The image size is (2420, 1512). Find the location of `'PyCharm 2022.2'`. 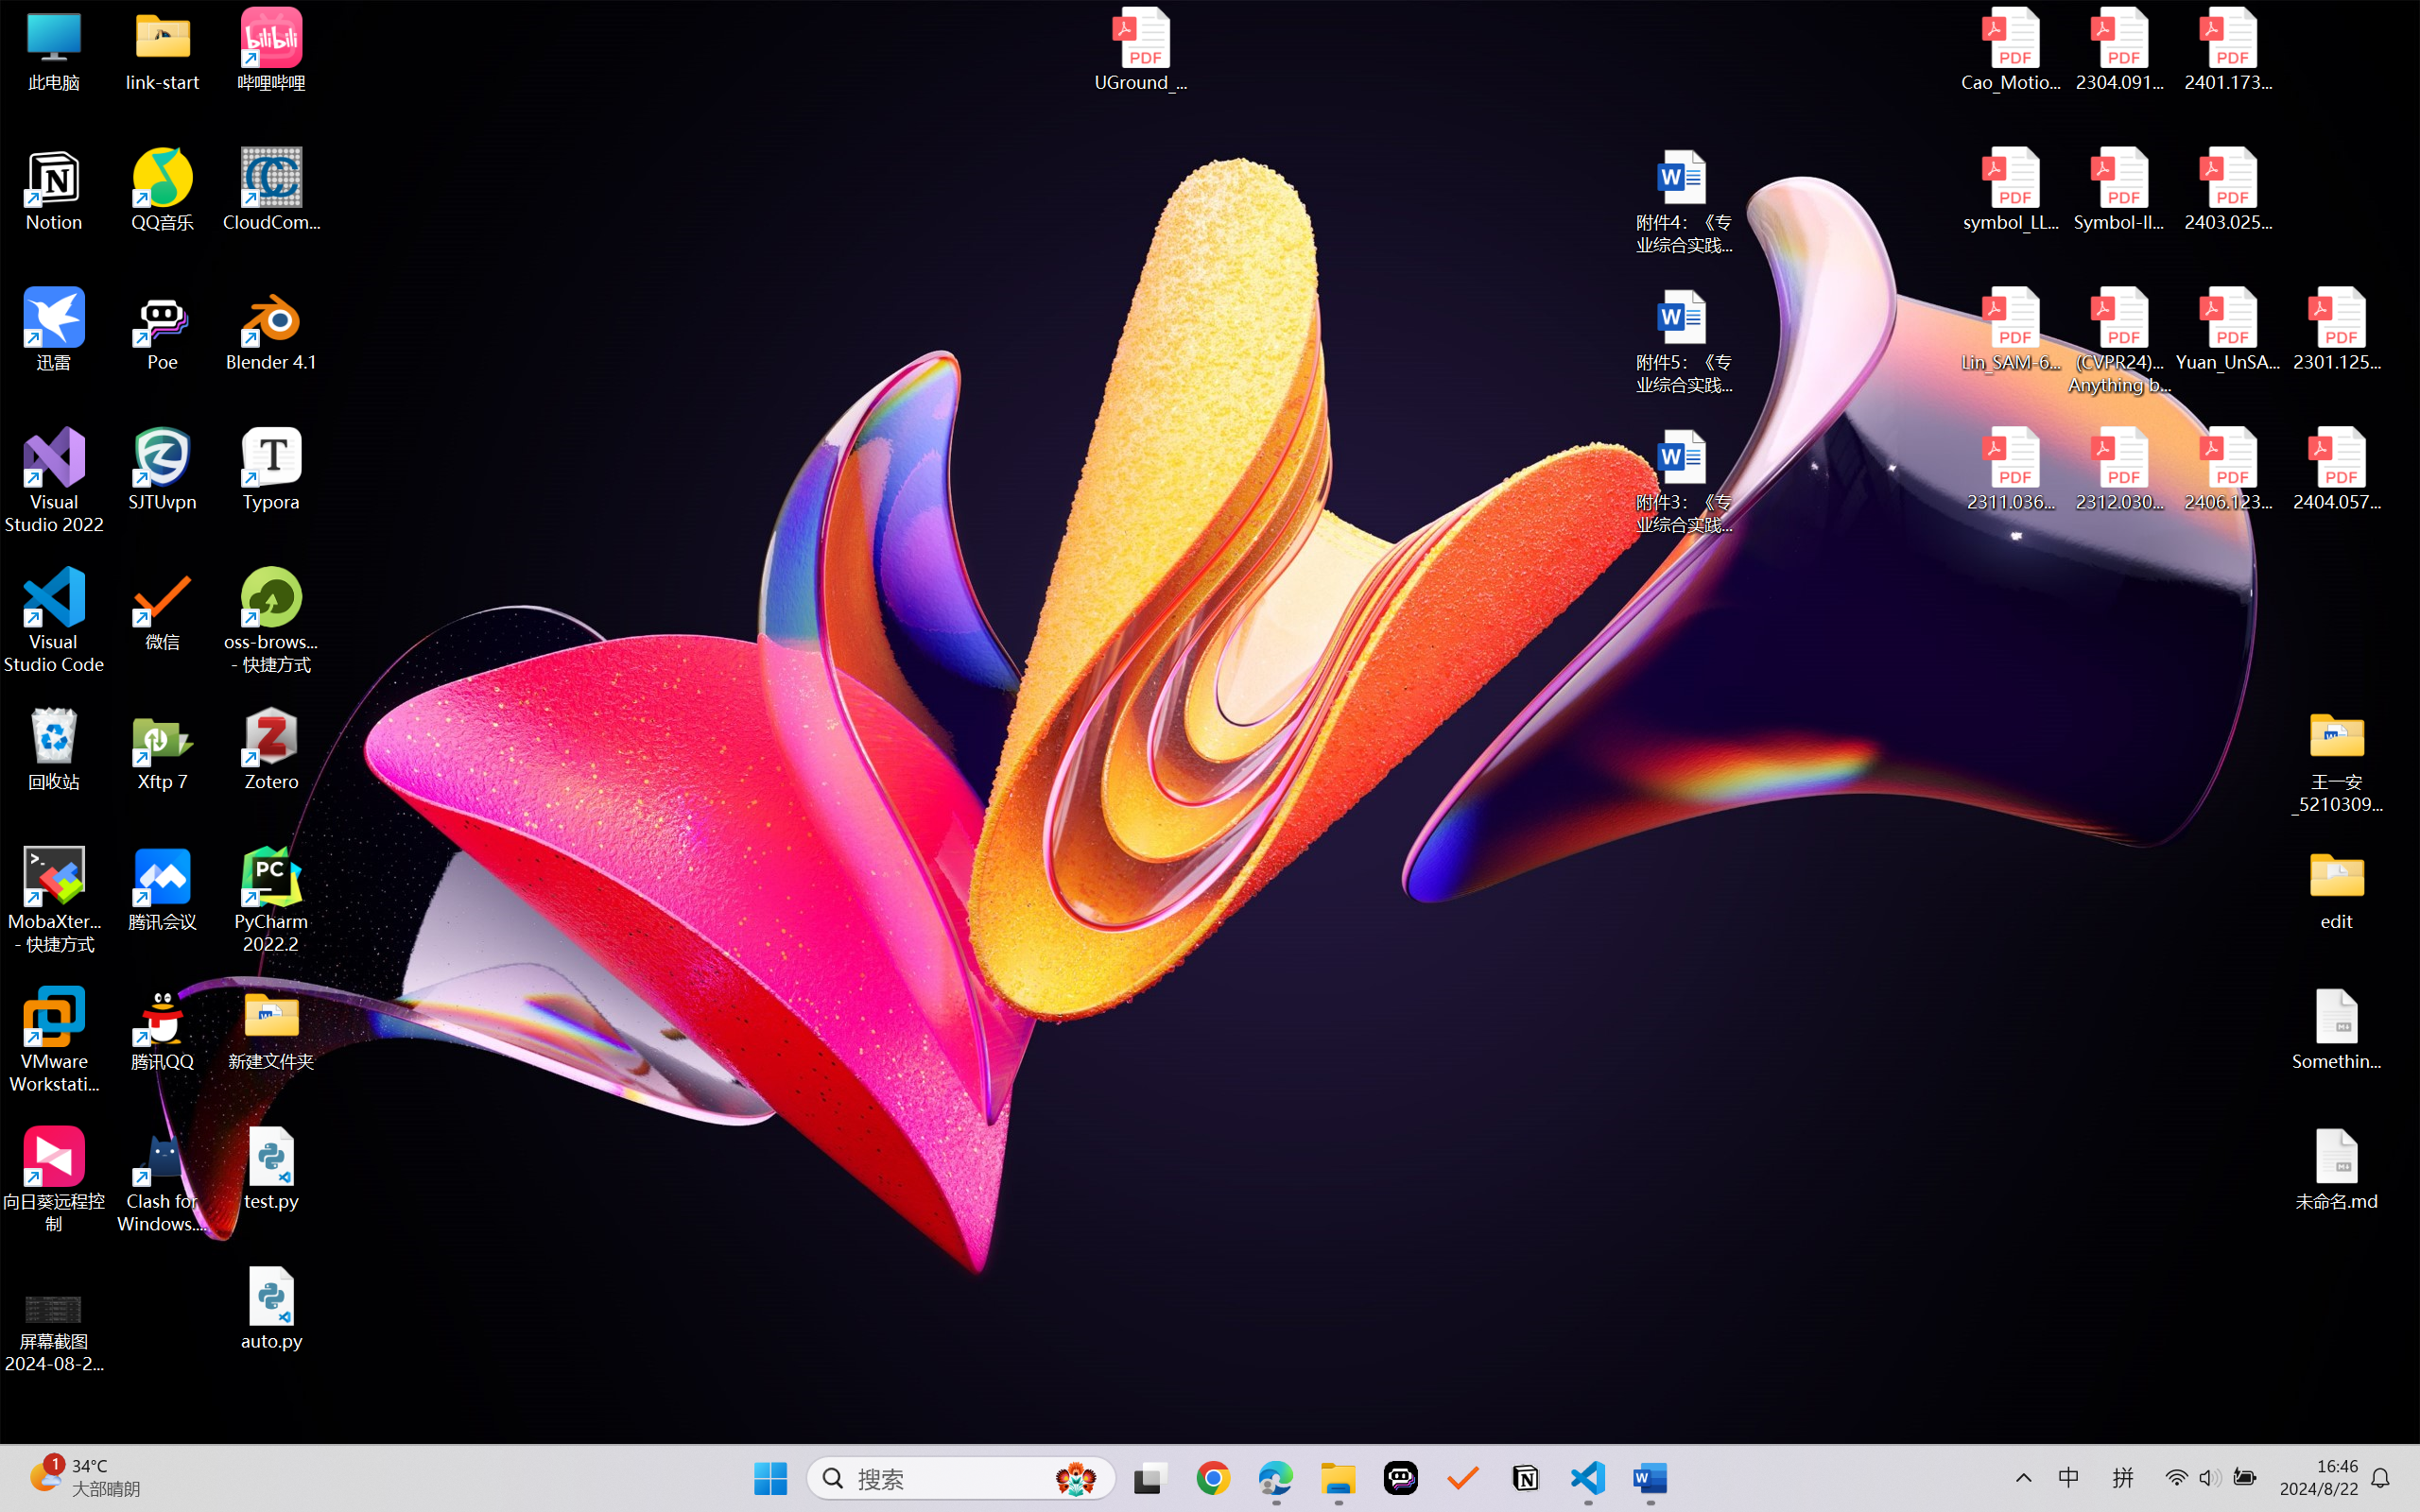

'PyCharm 2022.2' is located at coordinates (271, 900).